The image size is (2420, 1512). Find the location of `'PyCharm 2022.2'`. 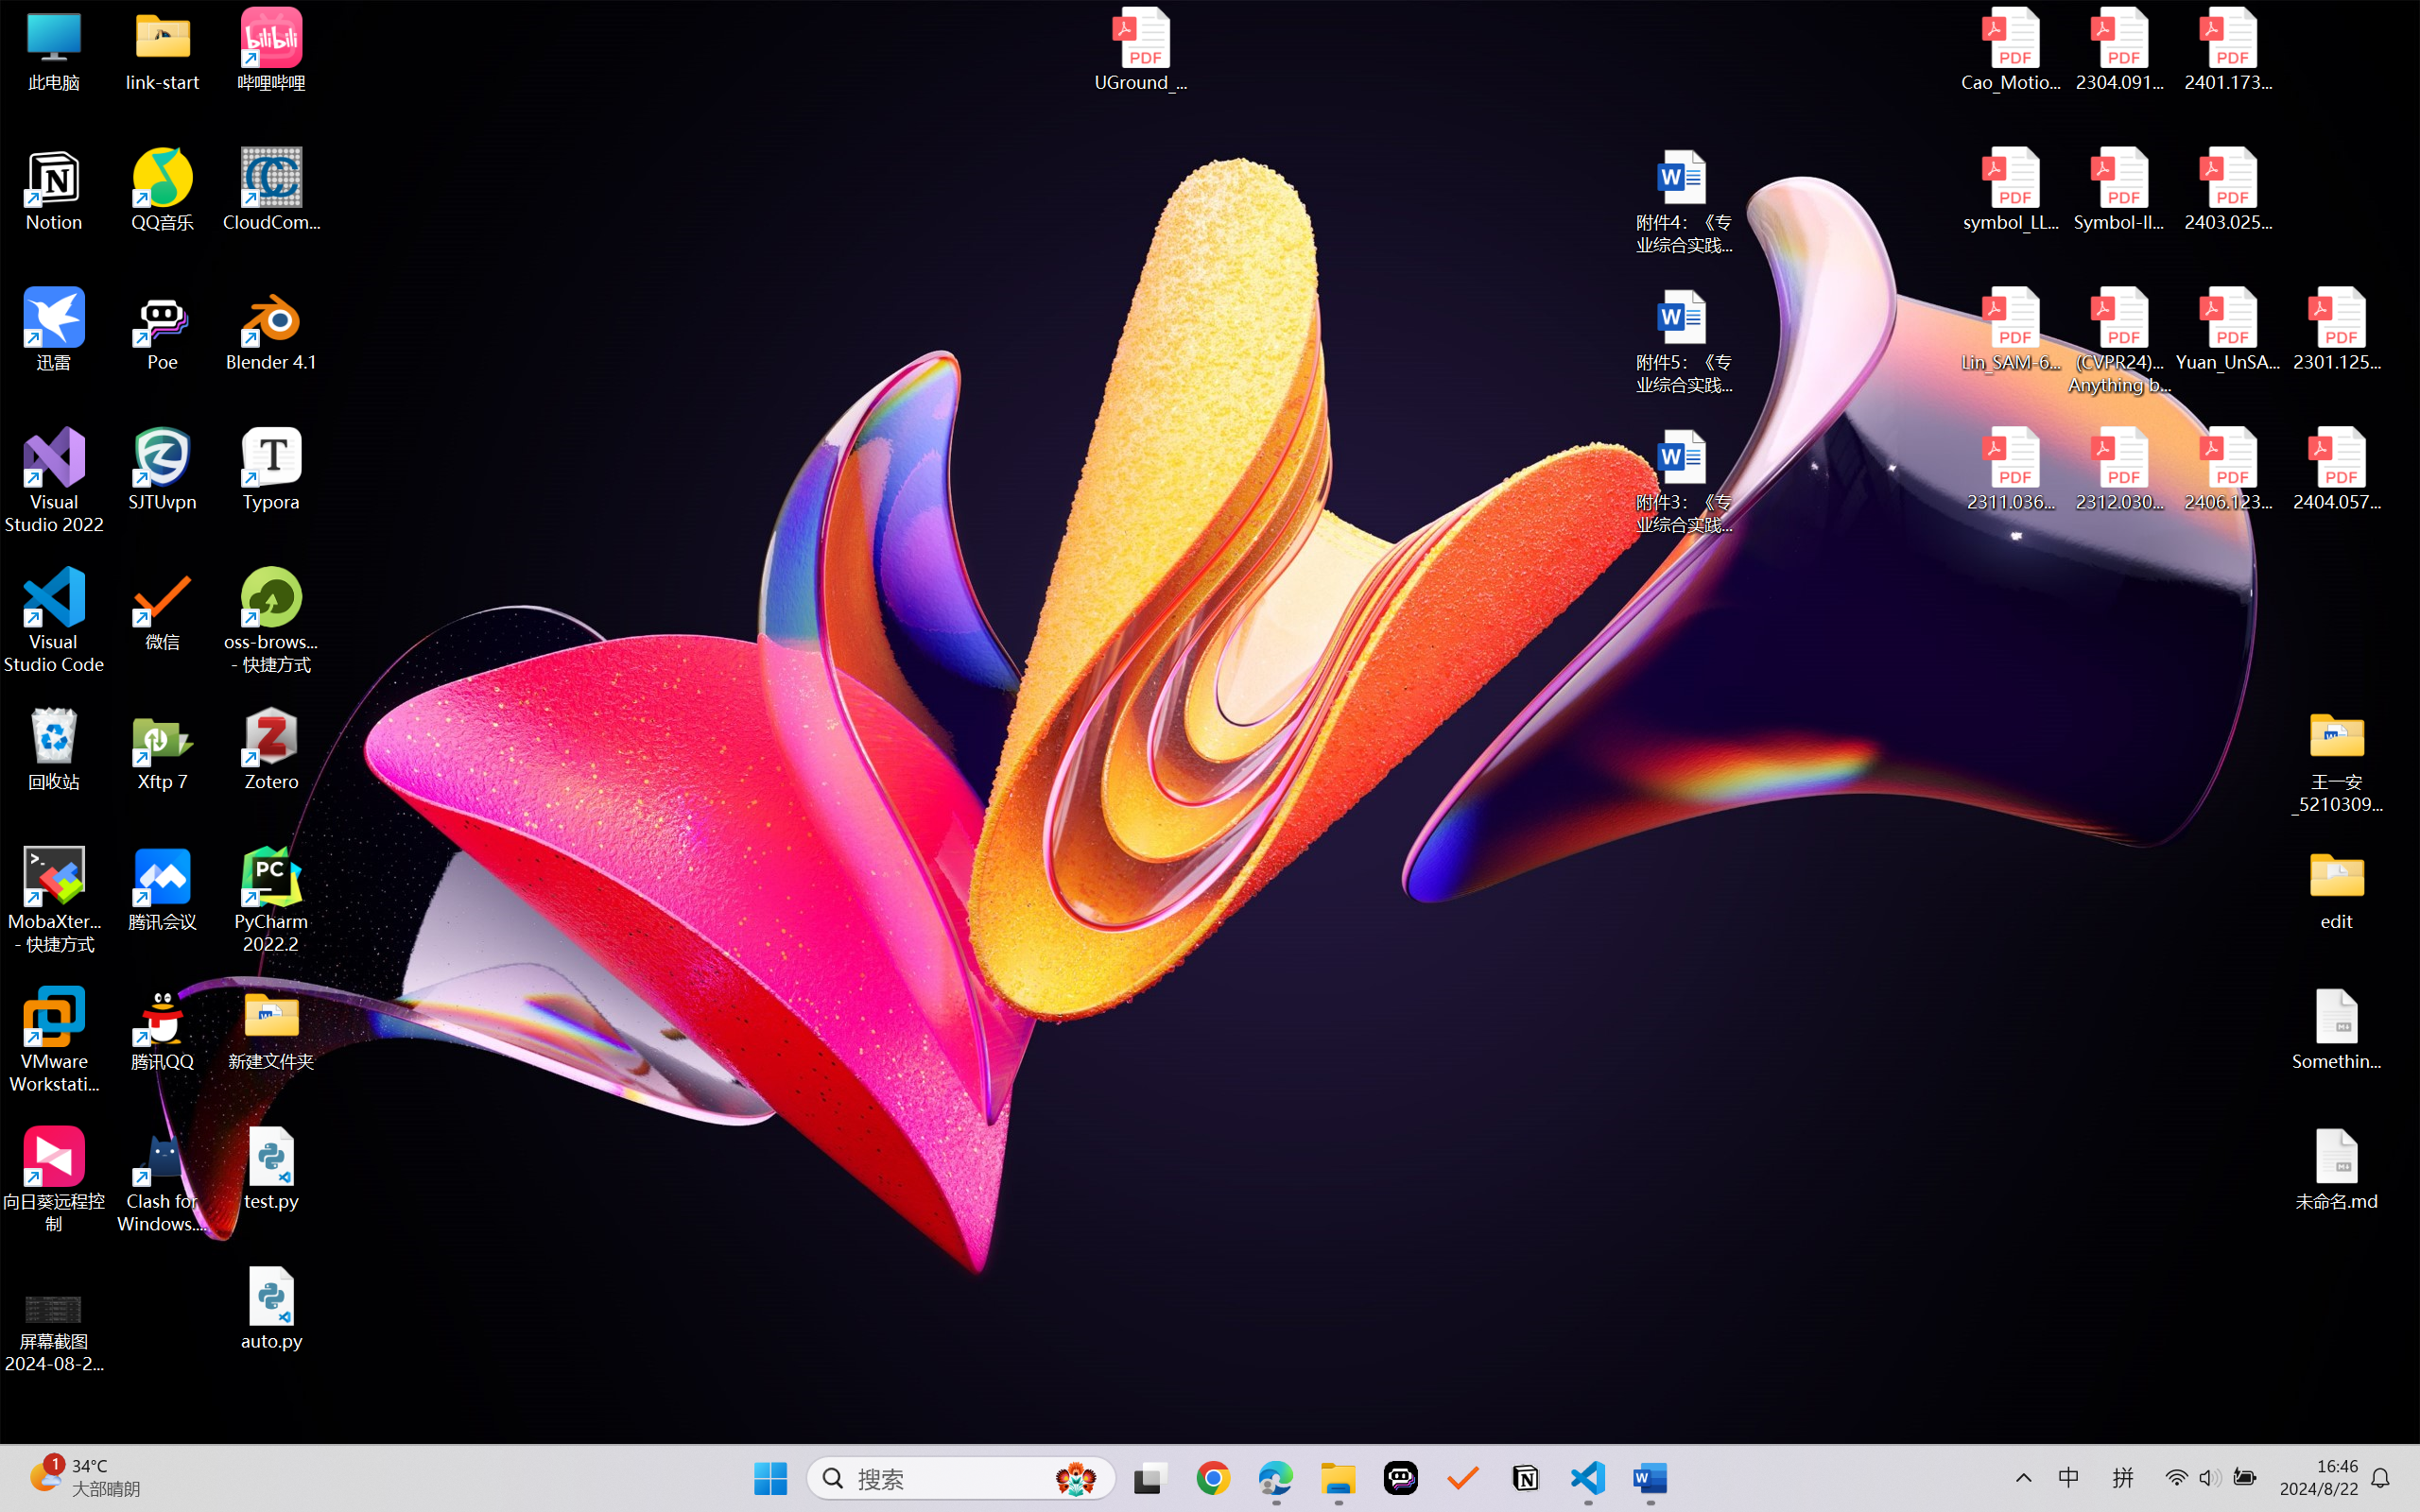

'PyCharm 2022.2' is located at coordinates (271, 900).